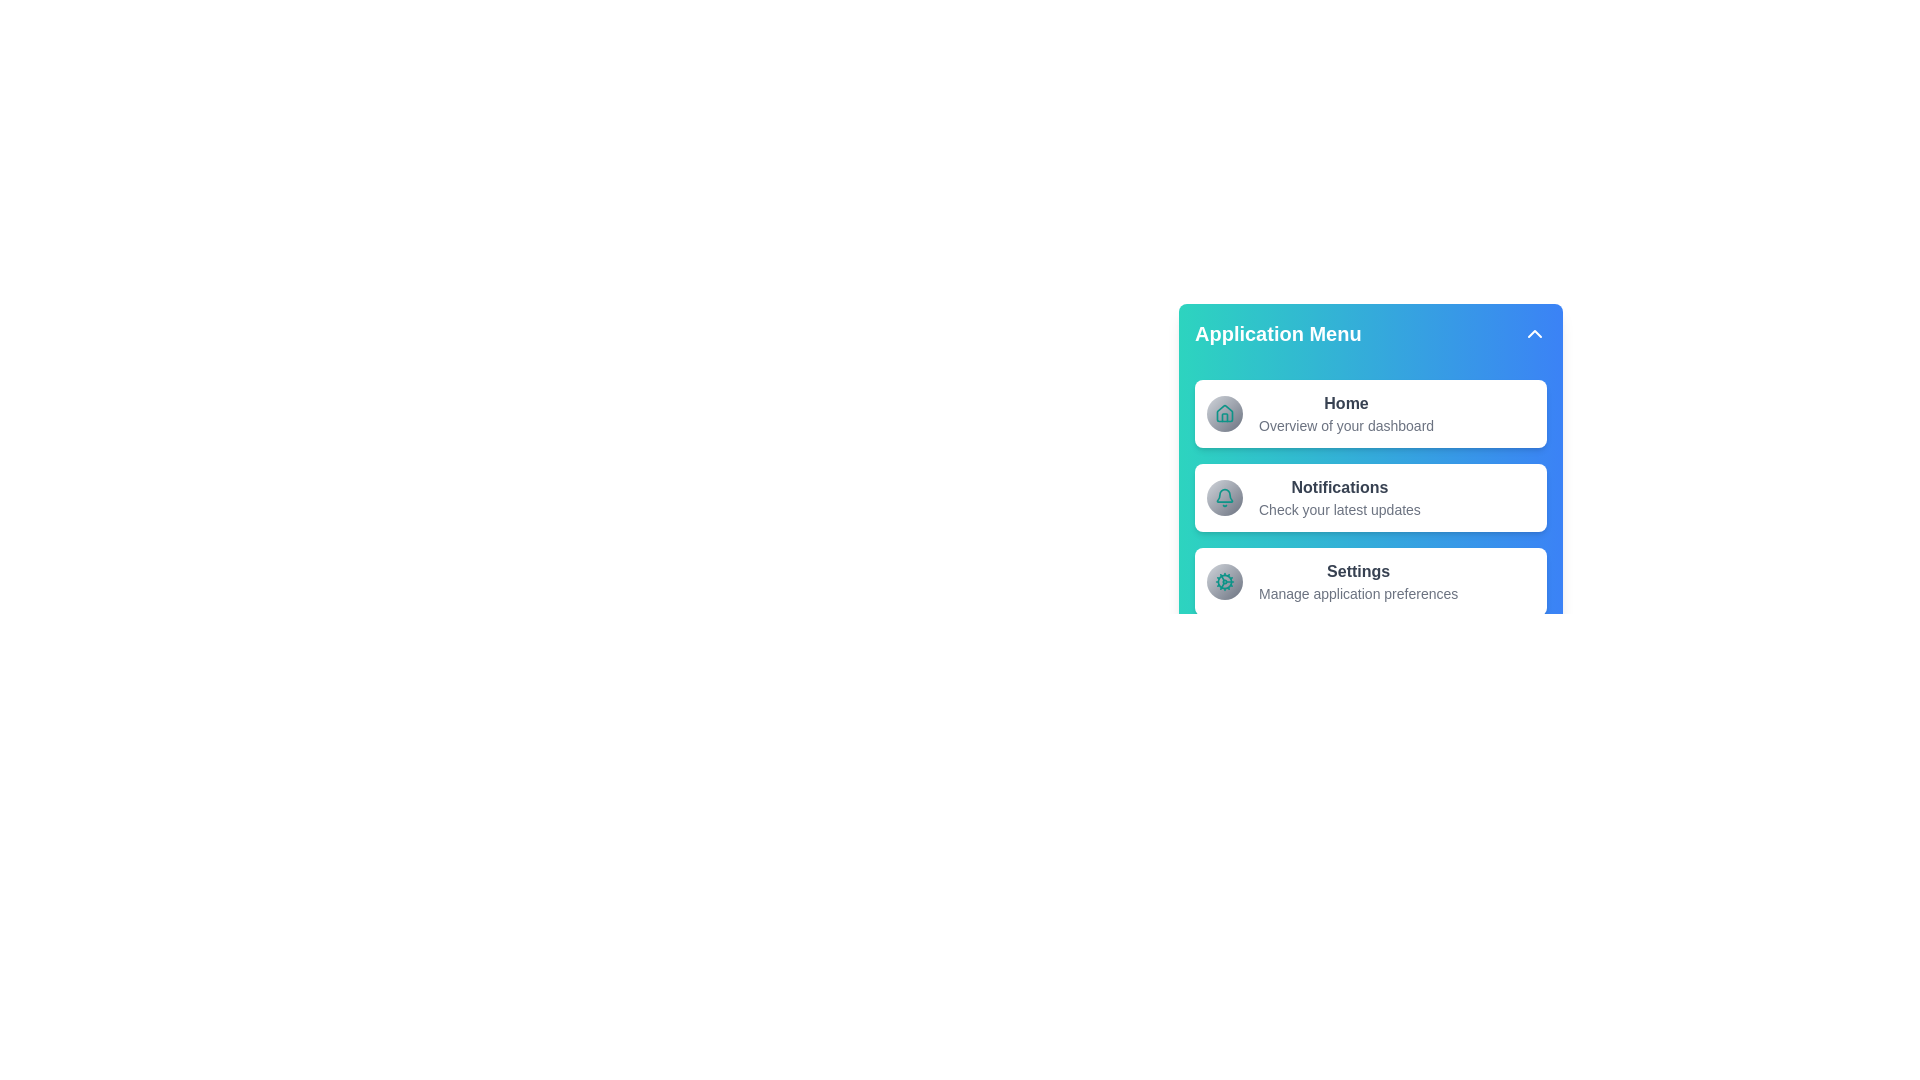  I want to click on the menu item Home and read its description, so click(1257, 404).